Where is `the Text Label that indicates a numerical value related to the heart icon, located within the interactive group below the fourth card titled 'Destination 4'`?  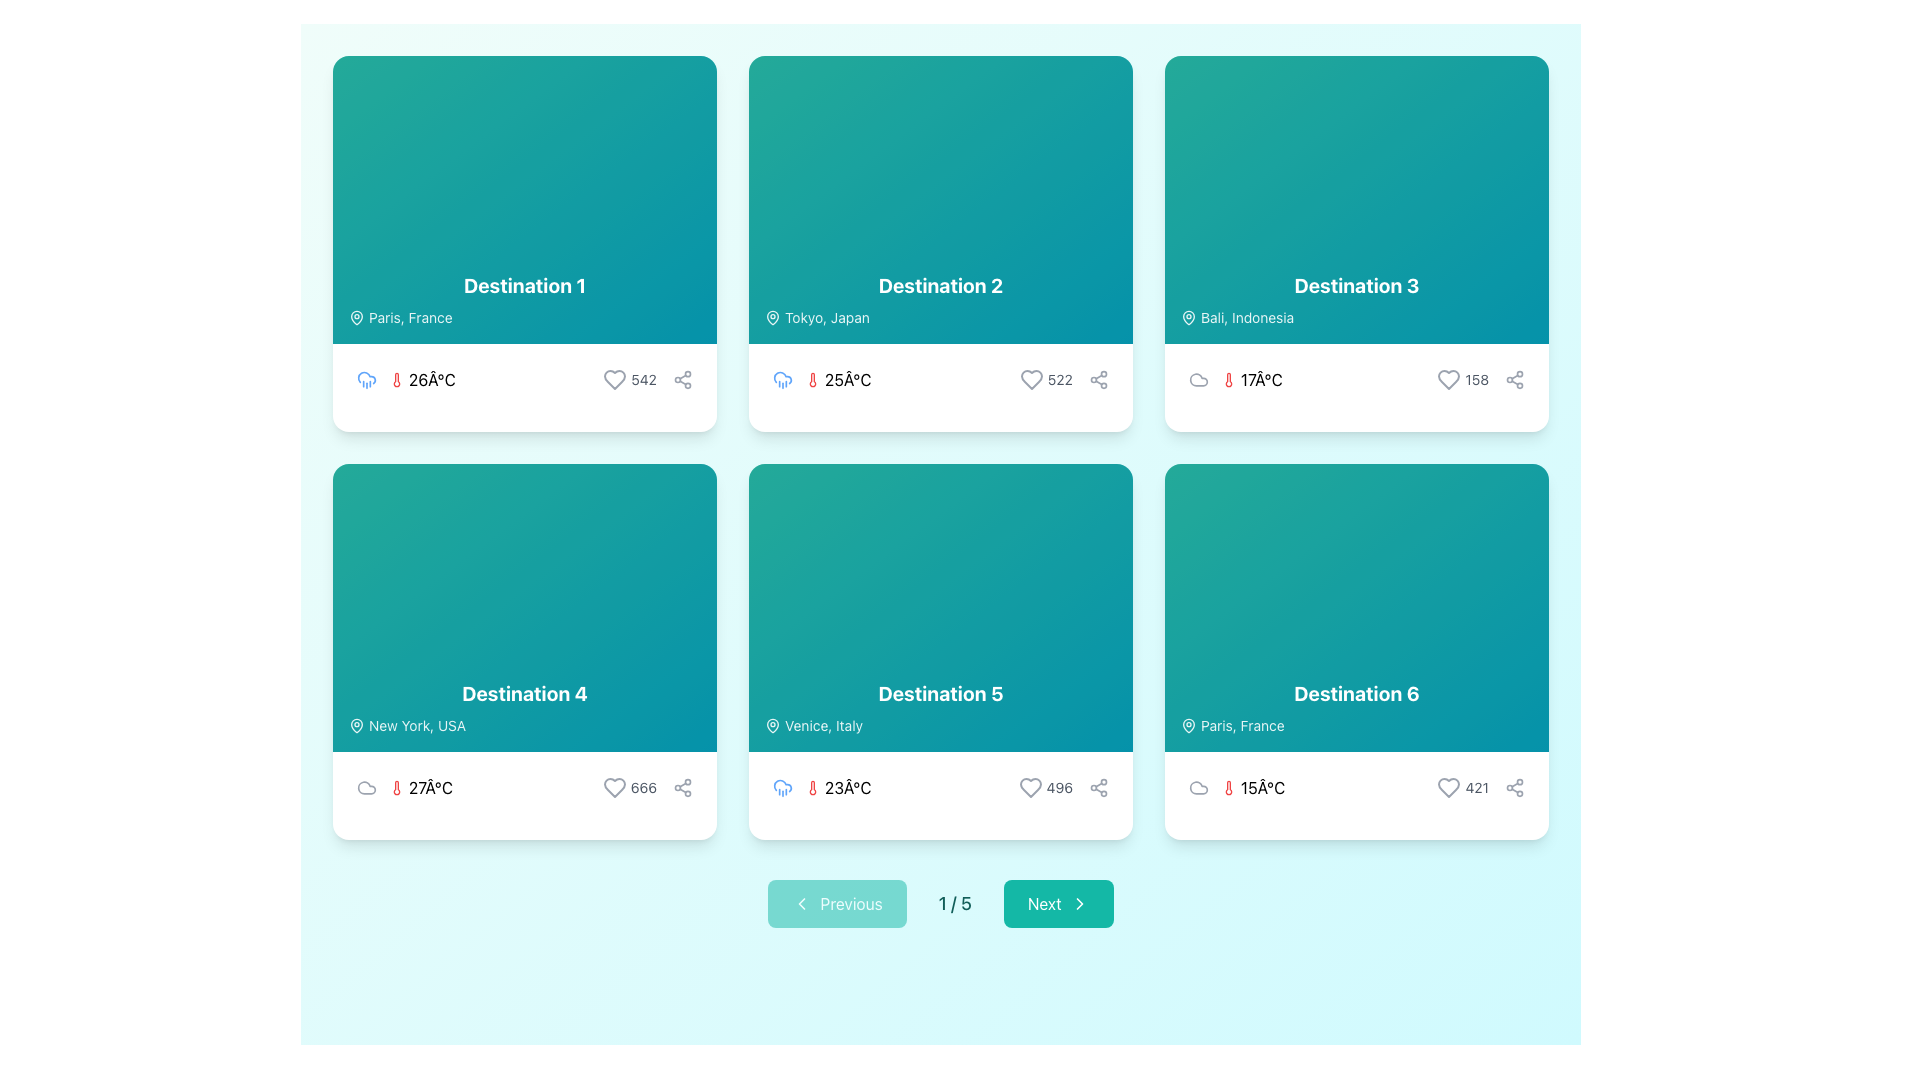 the Text Label that indicates a numerical value related to the heart icon, located within the interactive group below the fourth card titled 'Destination 4' is located at coordinates (643, 786).